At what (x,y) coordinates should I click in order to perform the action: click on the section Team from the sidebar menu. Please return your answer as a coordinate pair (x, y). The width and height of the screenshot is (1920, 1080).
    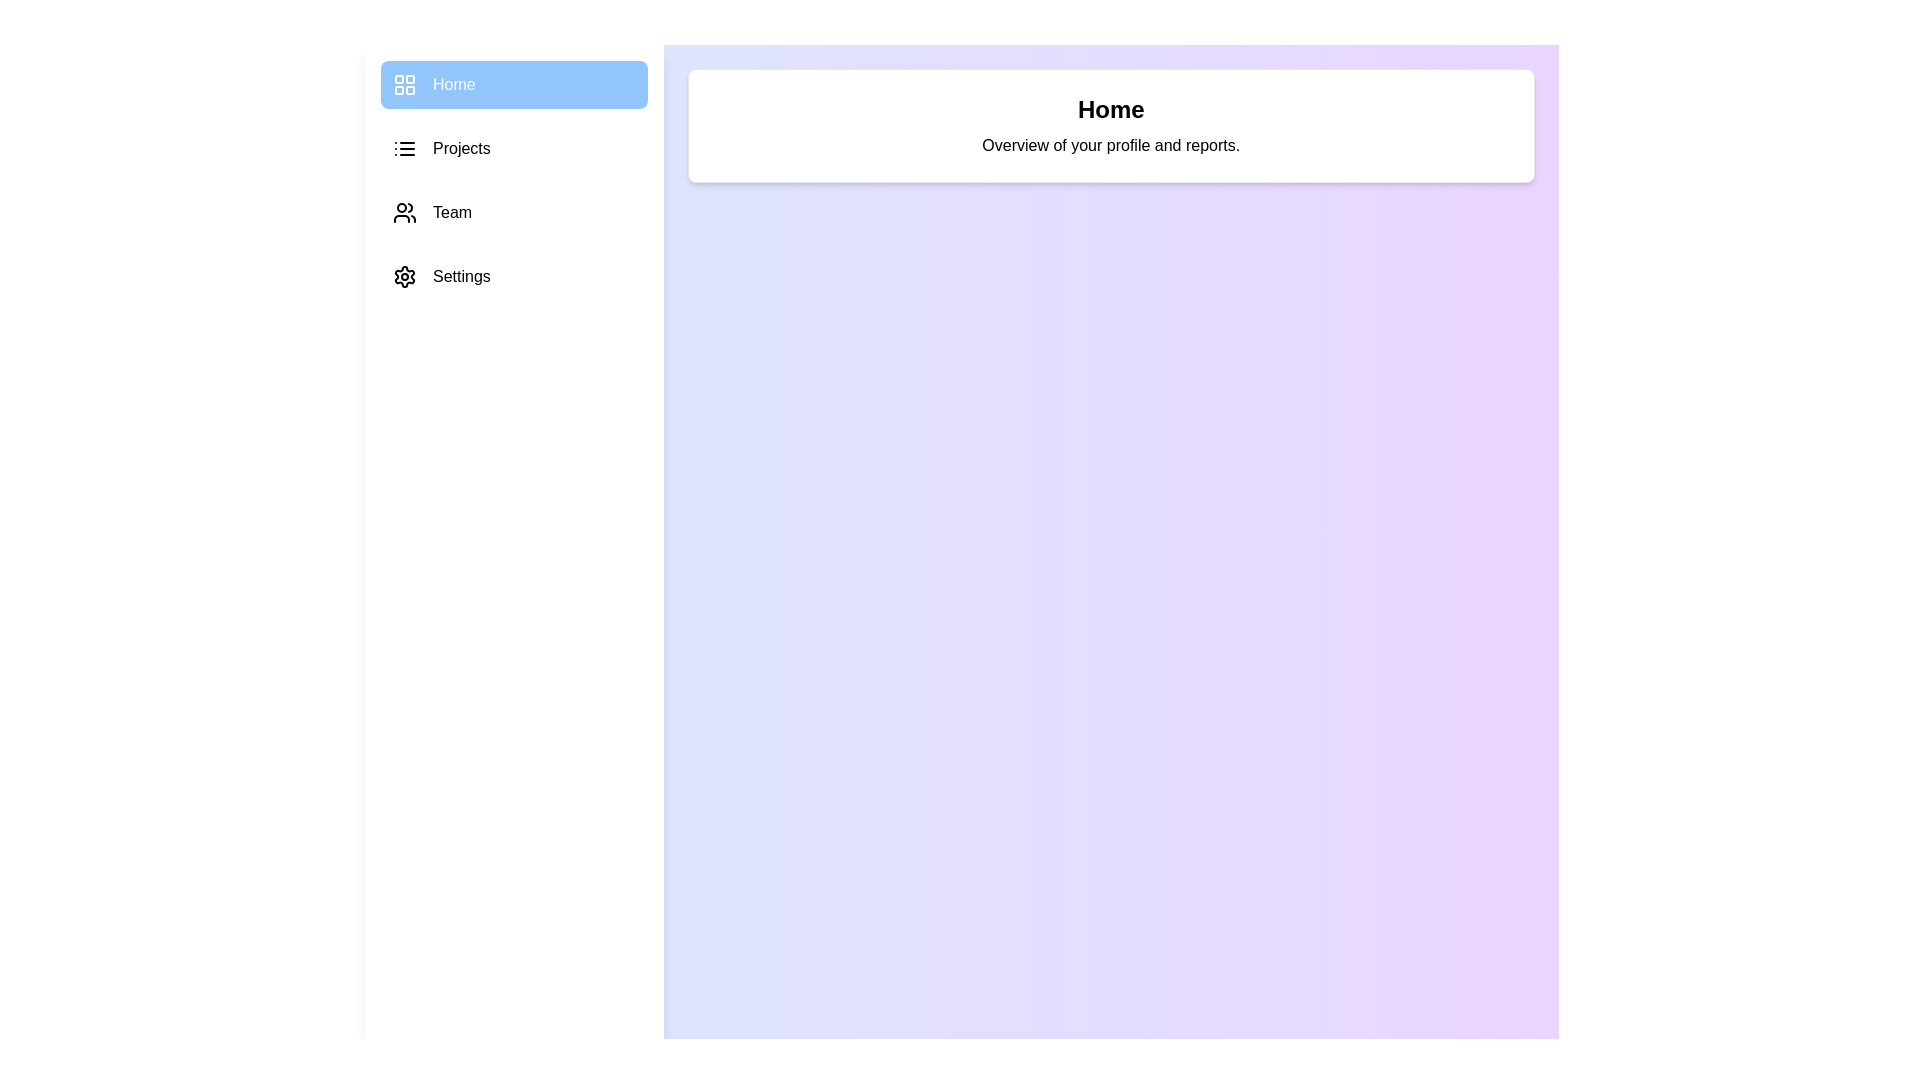
    Looking at the image, I should click on (514, 212).